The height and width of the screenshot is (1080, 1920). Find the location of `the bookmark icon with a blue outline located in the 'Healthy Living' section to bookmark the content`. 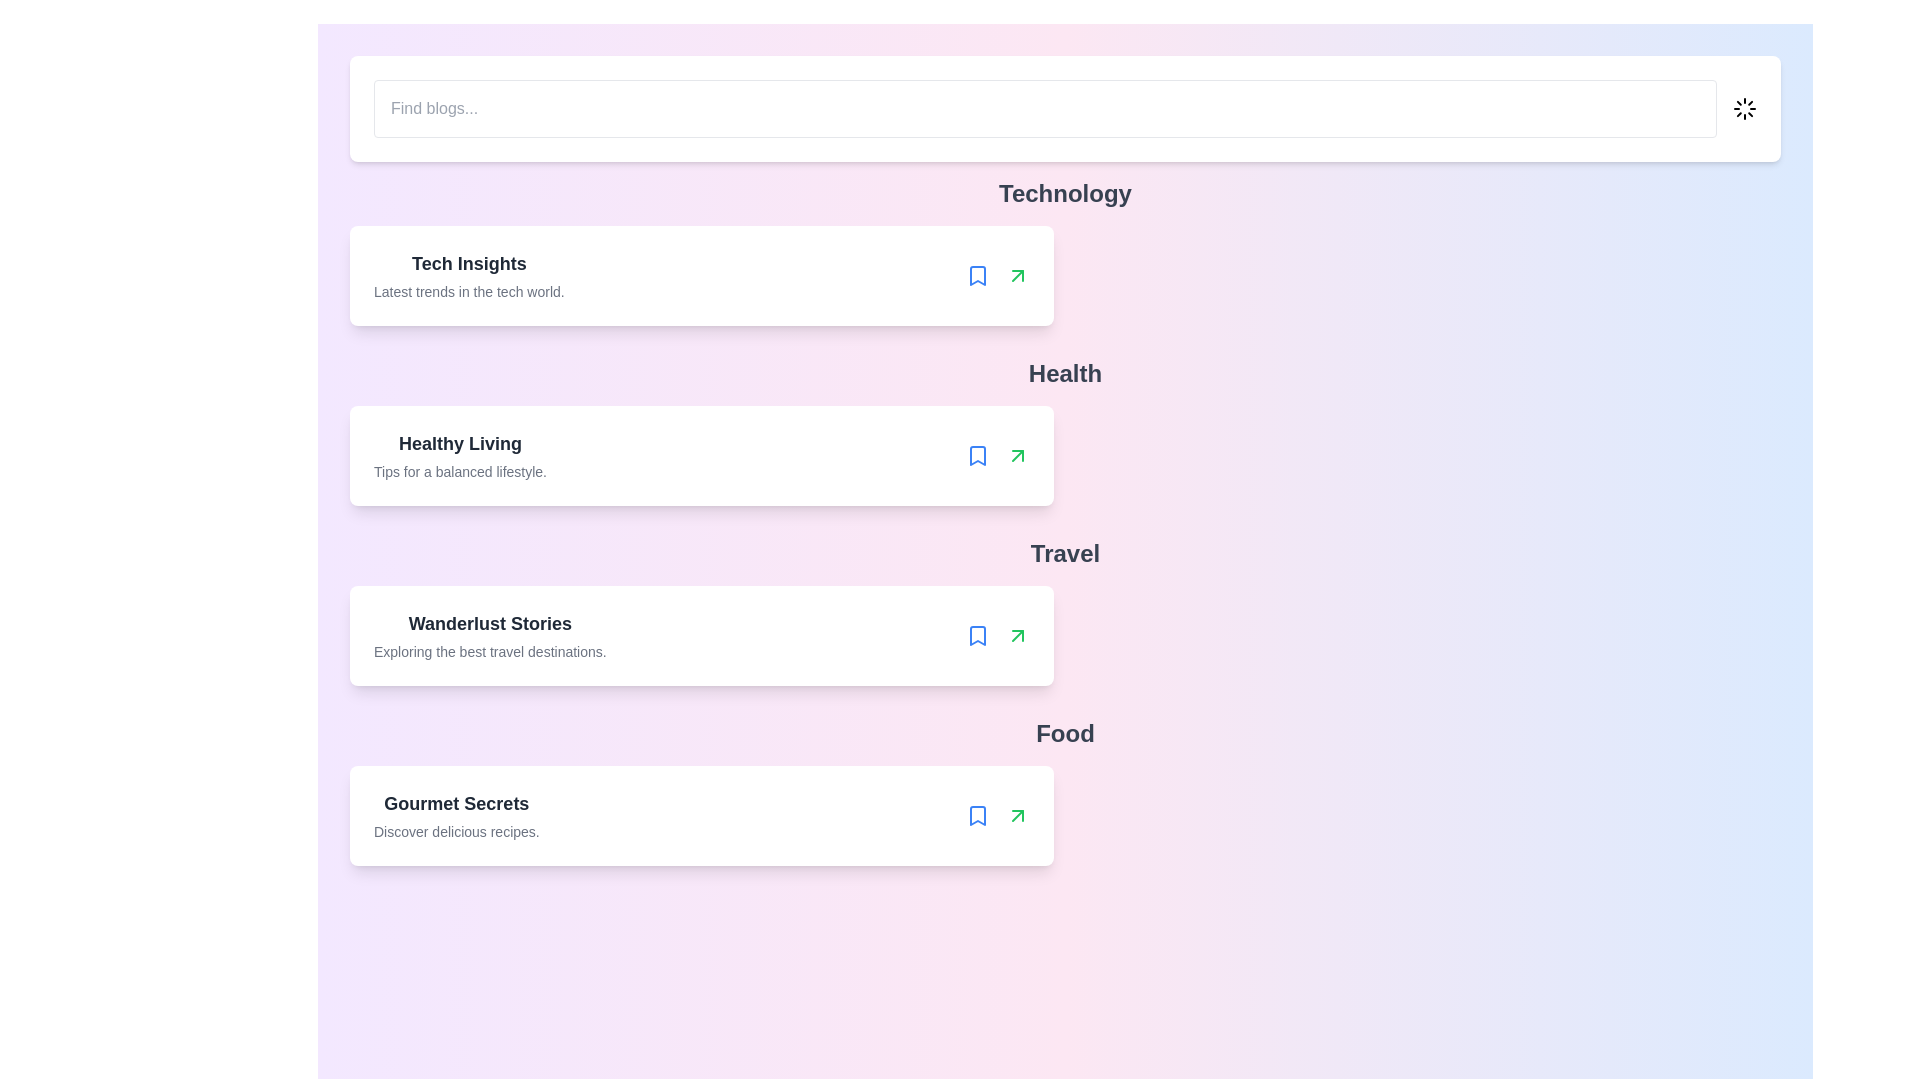

the bookmark icon with a blue outline located in the 'Healthy Living' section to bookmark the content is located at coordinates (977, 455).